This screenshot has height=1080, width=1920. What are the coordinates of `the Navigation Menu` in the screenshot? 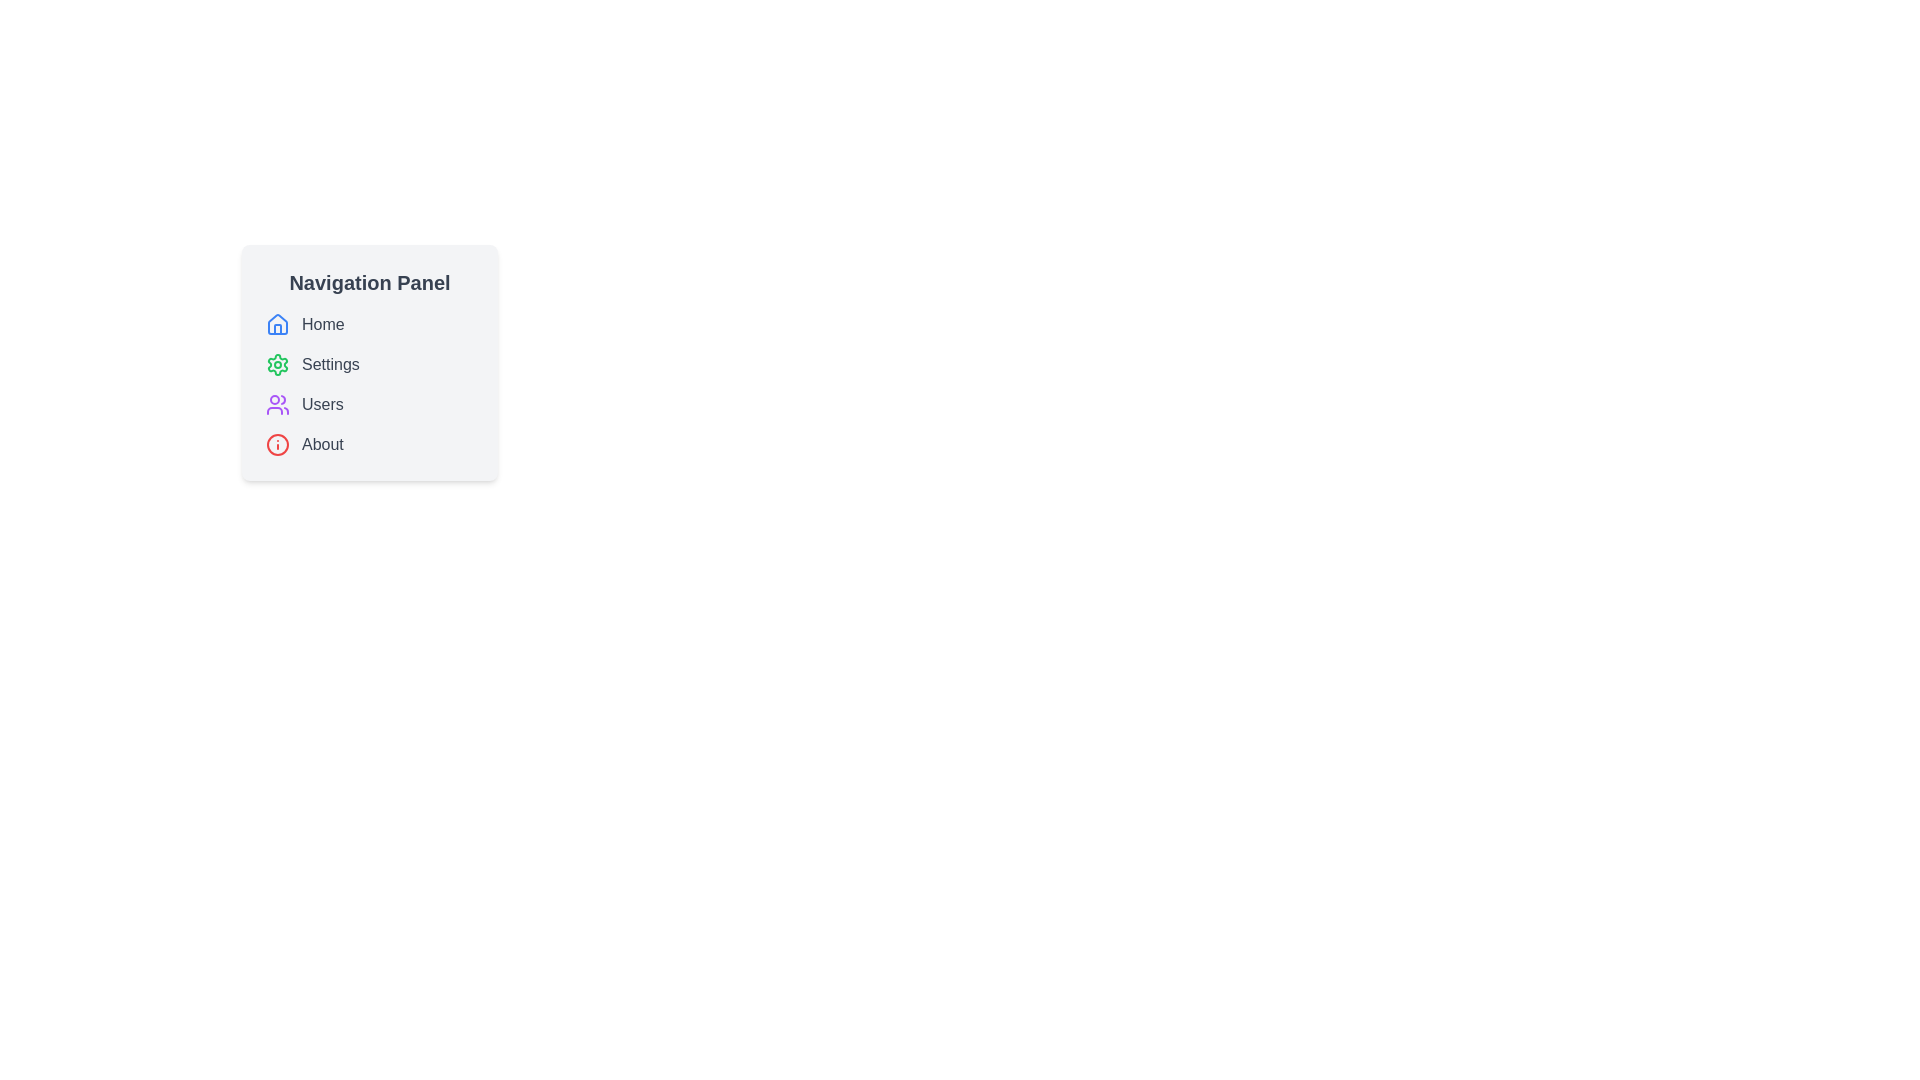 It's located at (369, 385).